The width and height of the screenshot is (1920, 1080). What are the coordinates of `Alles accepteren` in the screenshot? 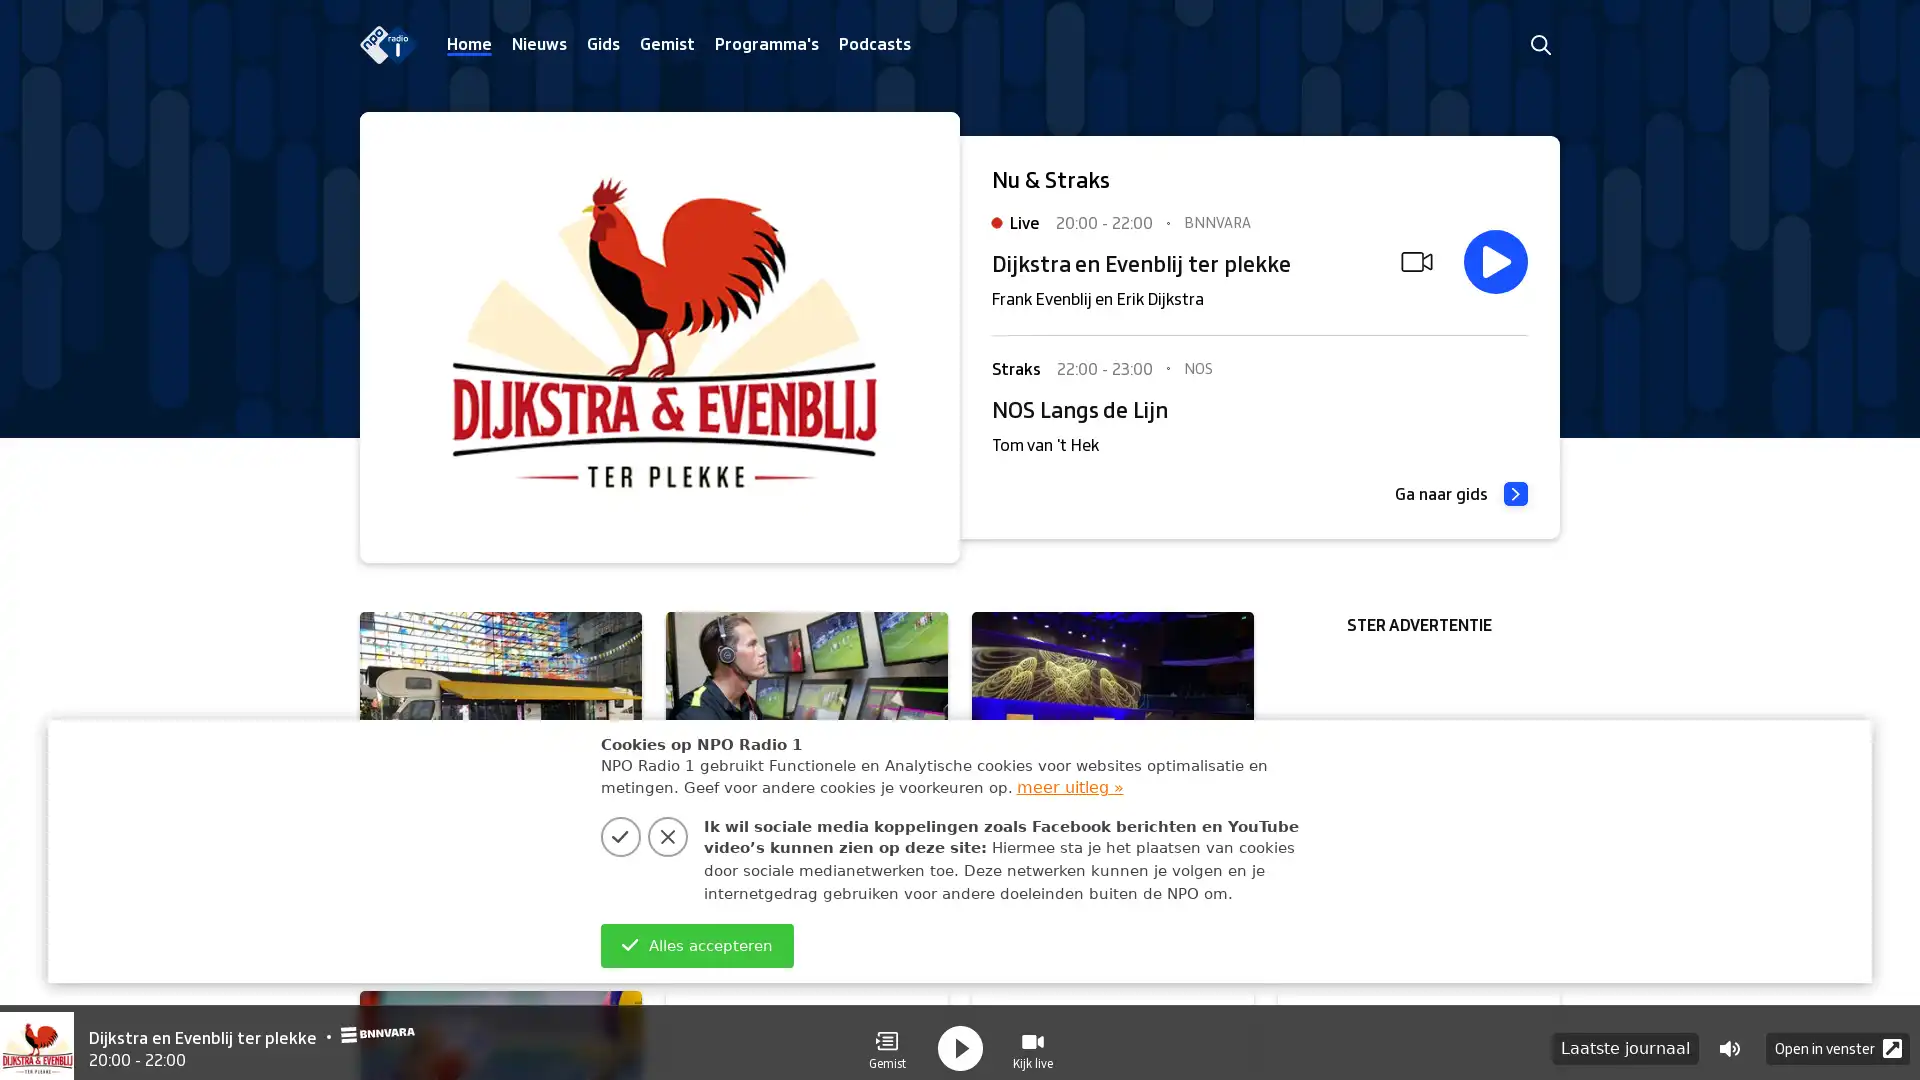 It's located at (696, 945).